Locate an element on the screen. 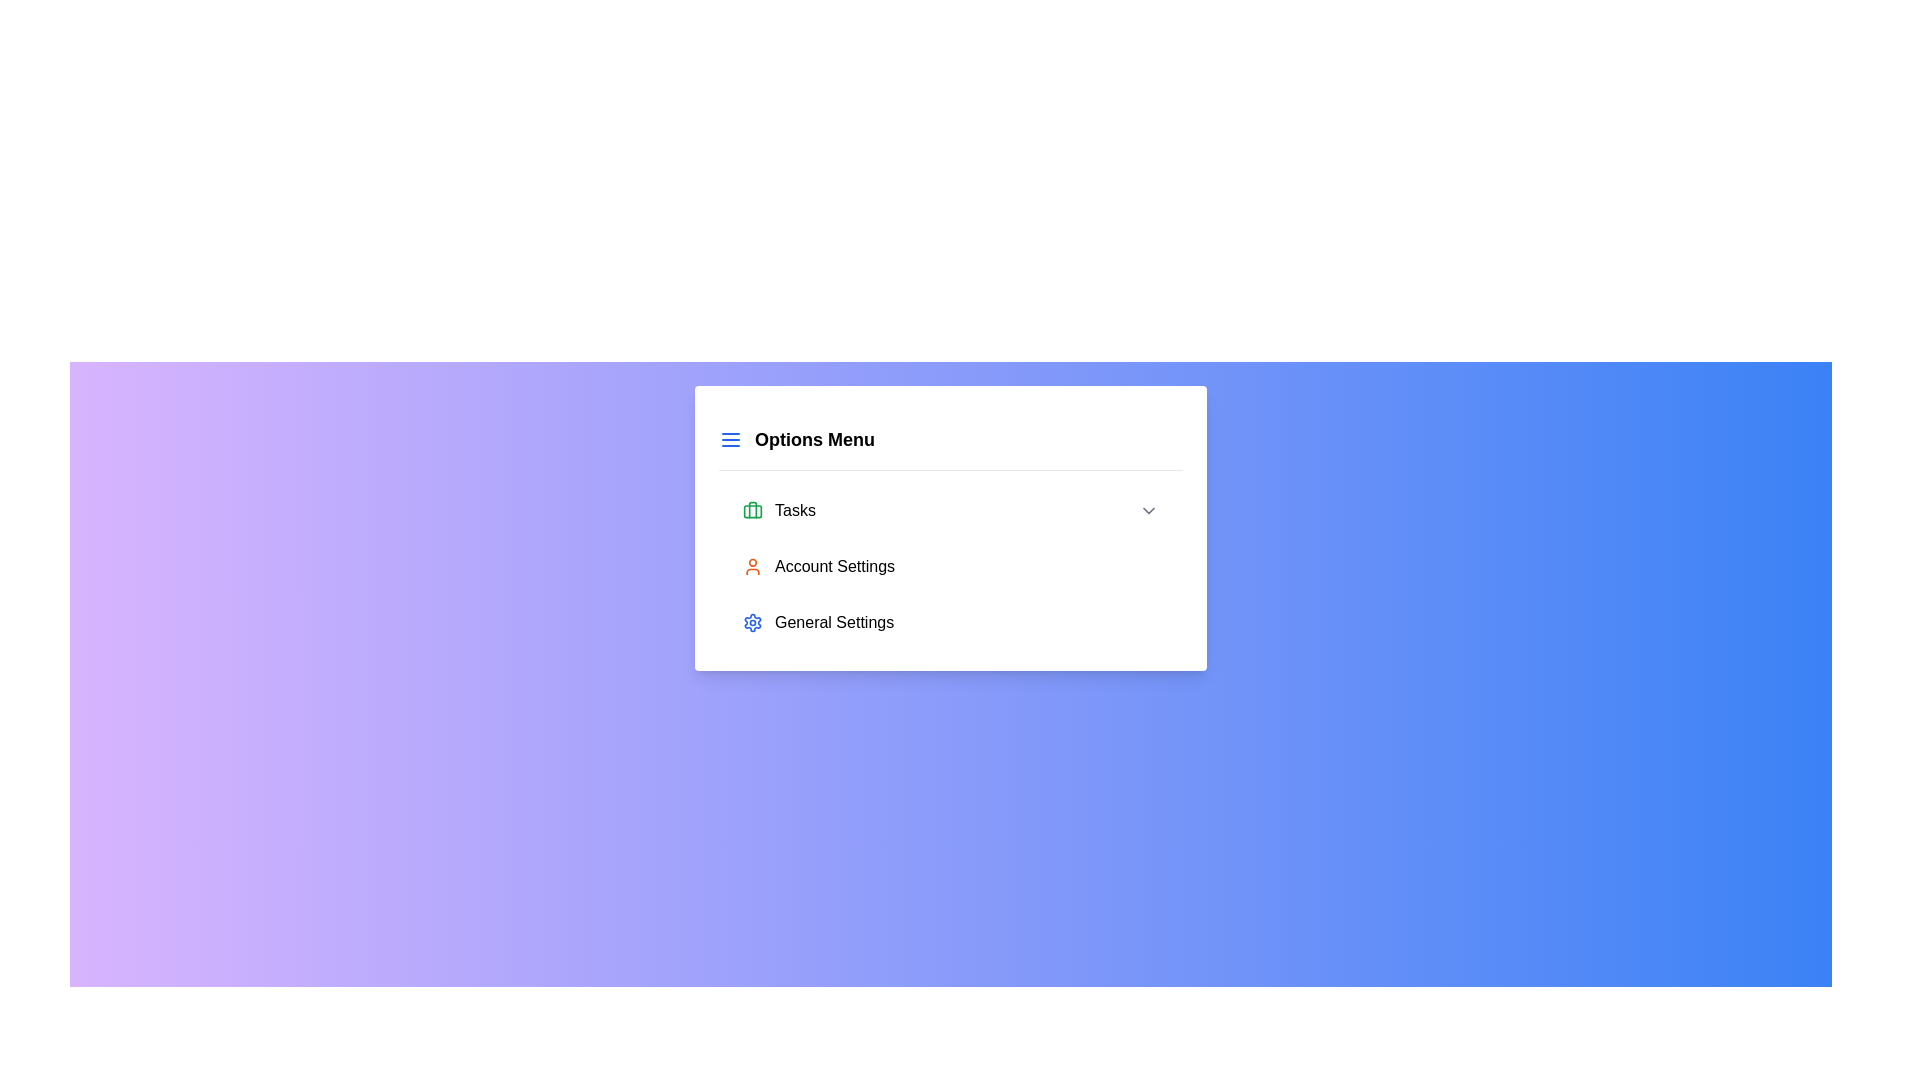 This screenshot has height=1080, width=1920. the 'Tasks' menu option in the options menu is located at coordinates (949, 509).